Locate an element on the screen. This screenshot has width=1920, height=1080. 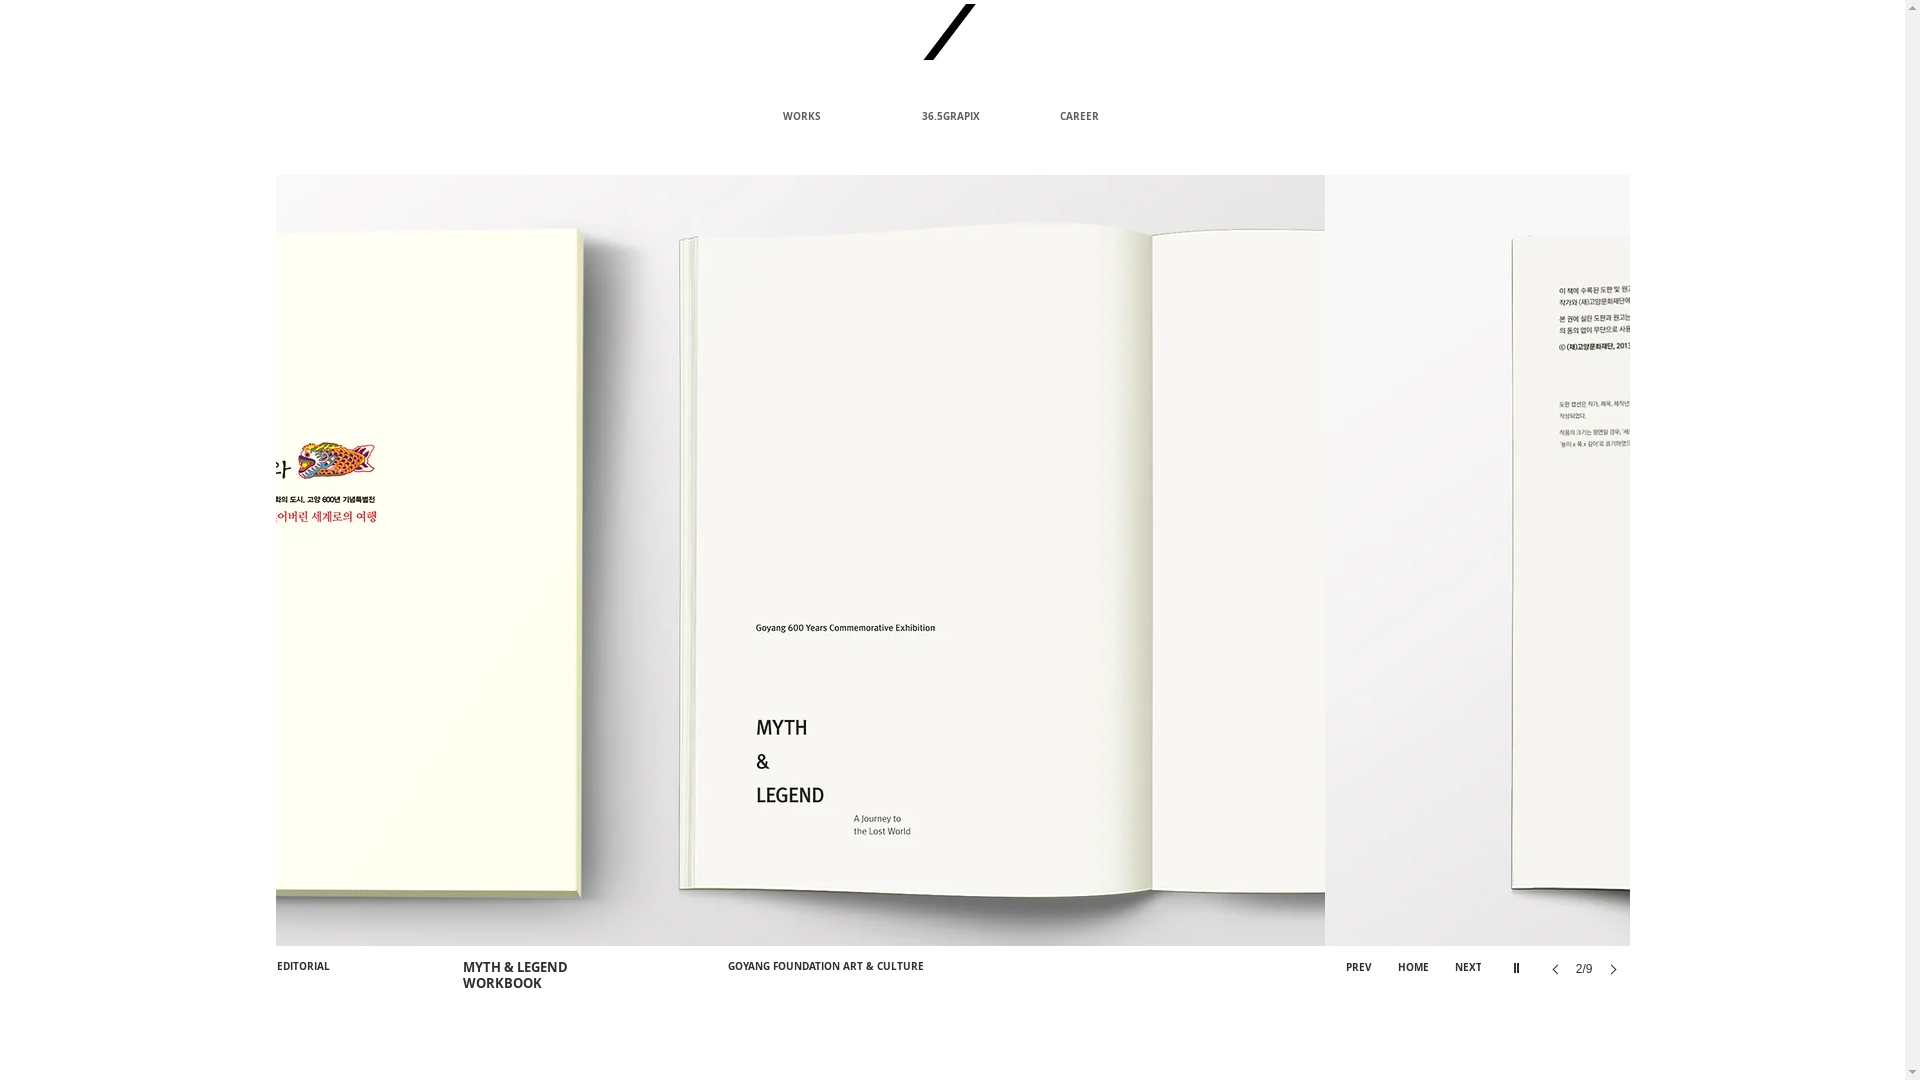
'WORKS' is located at coordinates (837, 116).